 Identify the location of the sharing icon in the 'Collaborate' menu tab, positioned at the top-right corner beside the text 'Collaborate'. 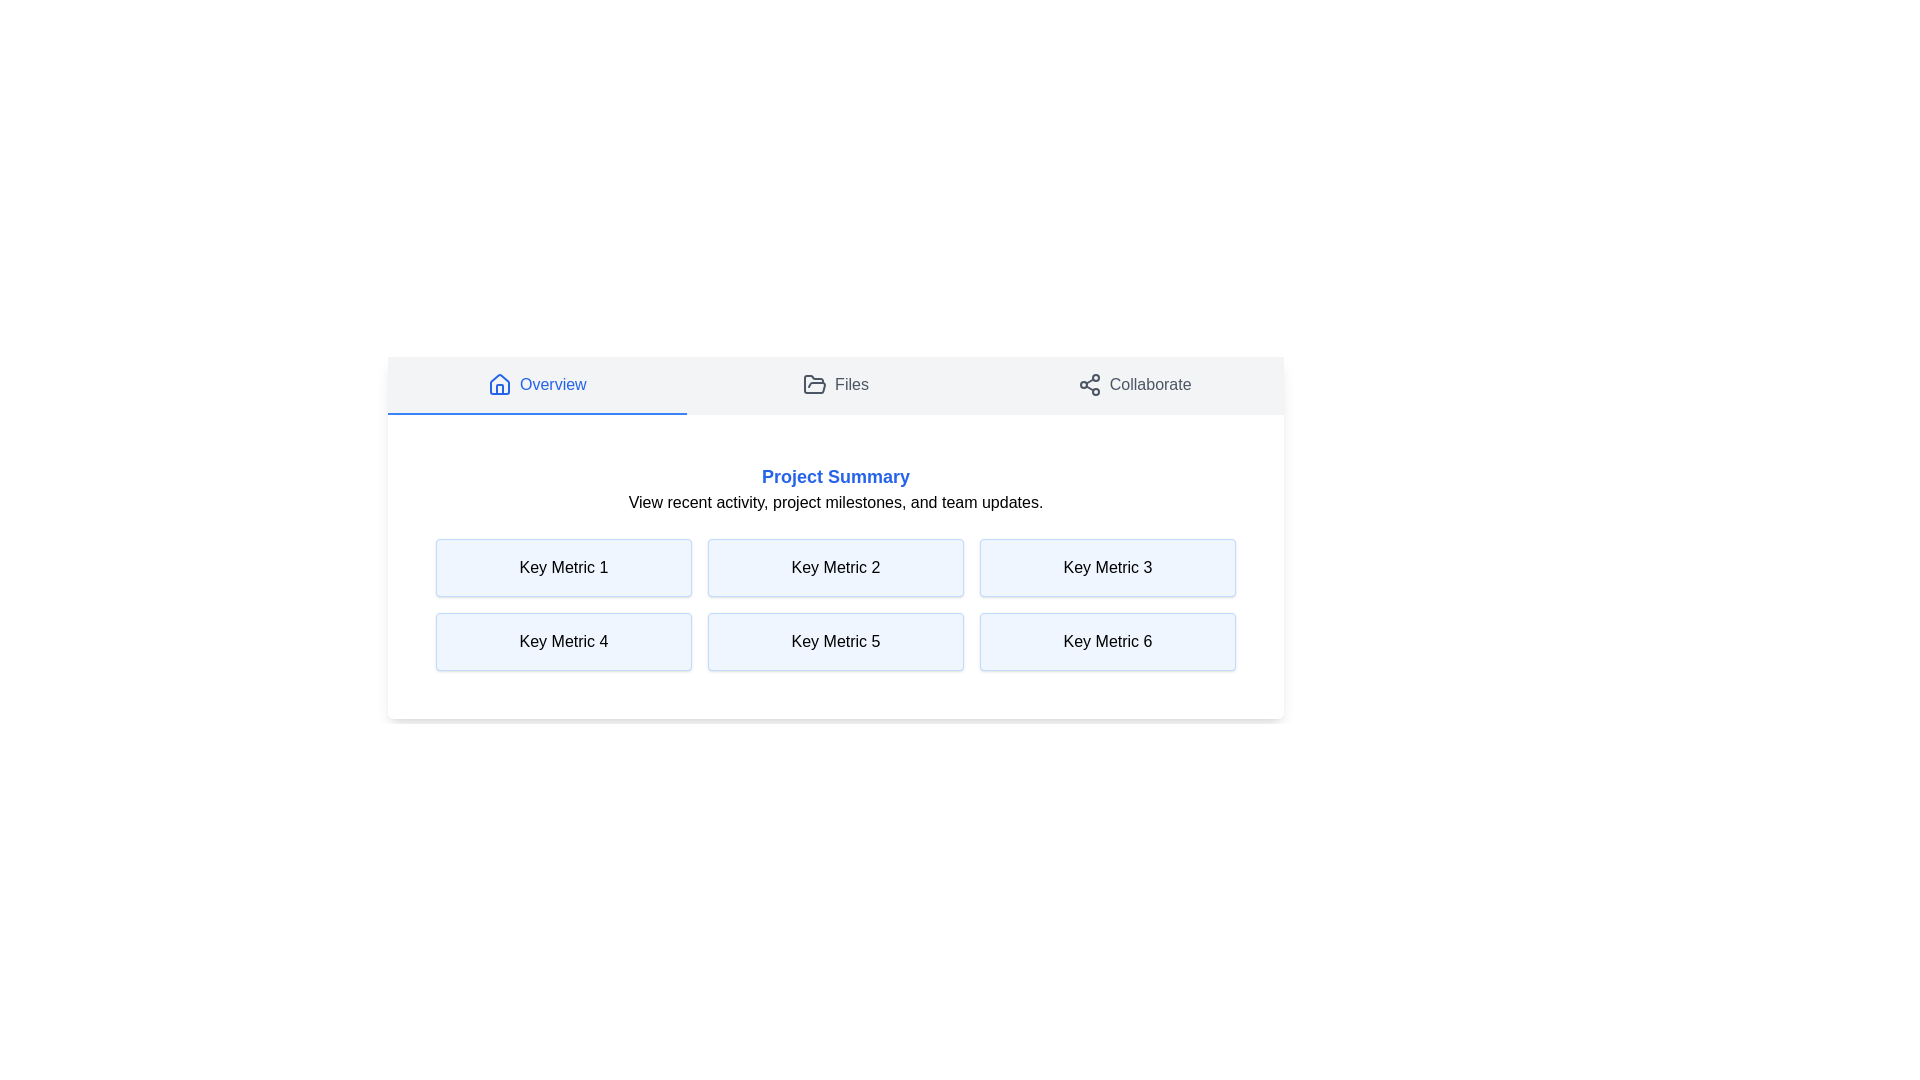
(1088, 385).